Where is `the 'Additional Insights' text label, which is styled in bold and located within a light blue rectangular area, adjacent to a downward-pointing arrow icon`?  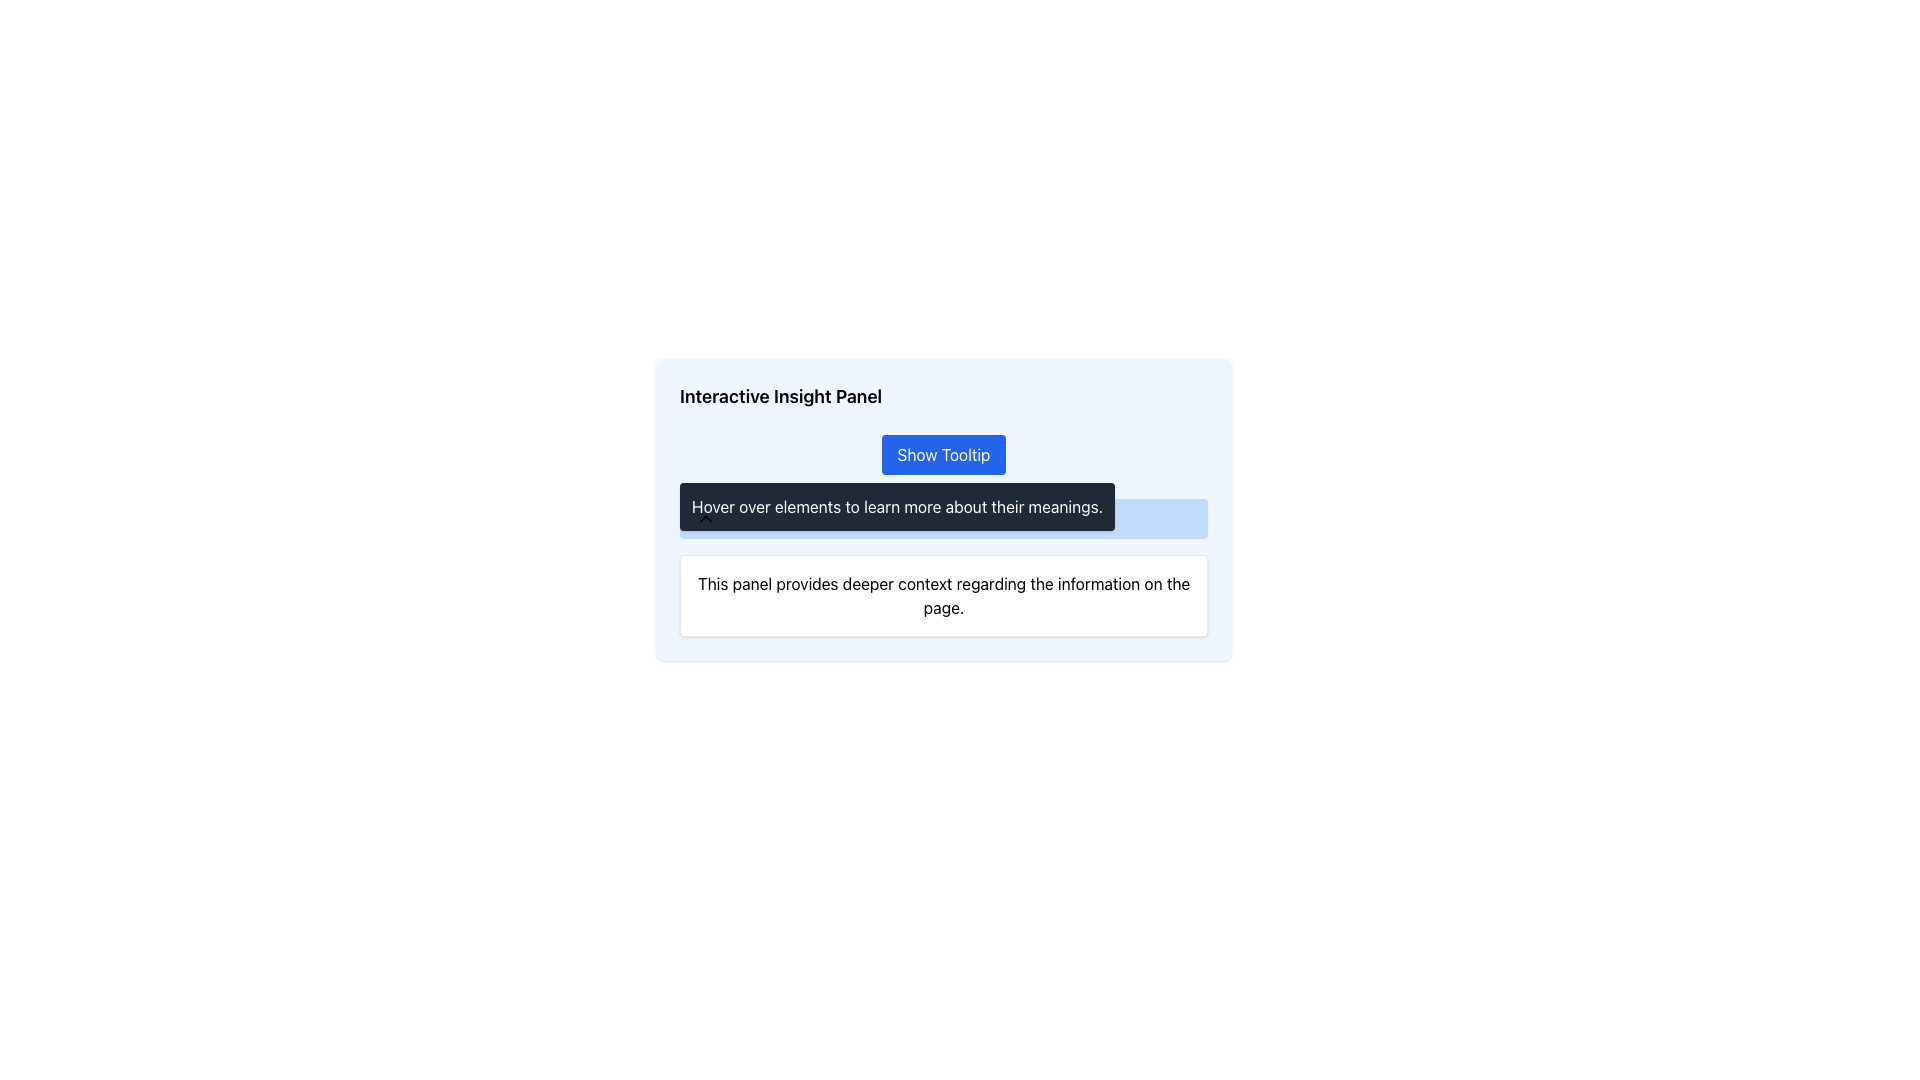 the 'Additional Insights' text label, which is styled in bold and located within a light blue rectangular area, adjacent to a downward-pointing arrow icon is located at coordinates (793, 518).